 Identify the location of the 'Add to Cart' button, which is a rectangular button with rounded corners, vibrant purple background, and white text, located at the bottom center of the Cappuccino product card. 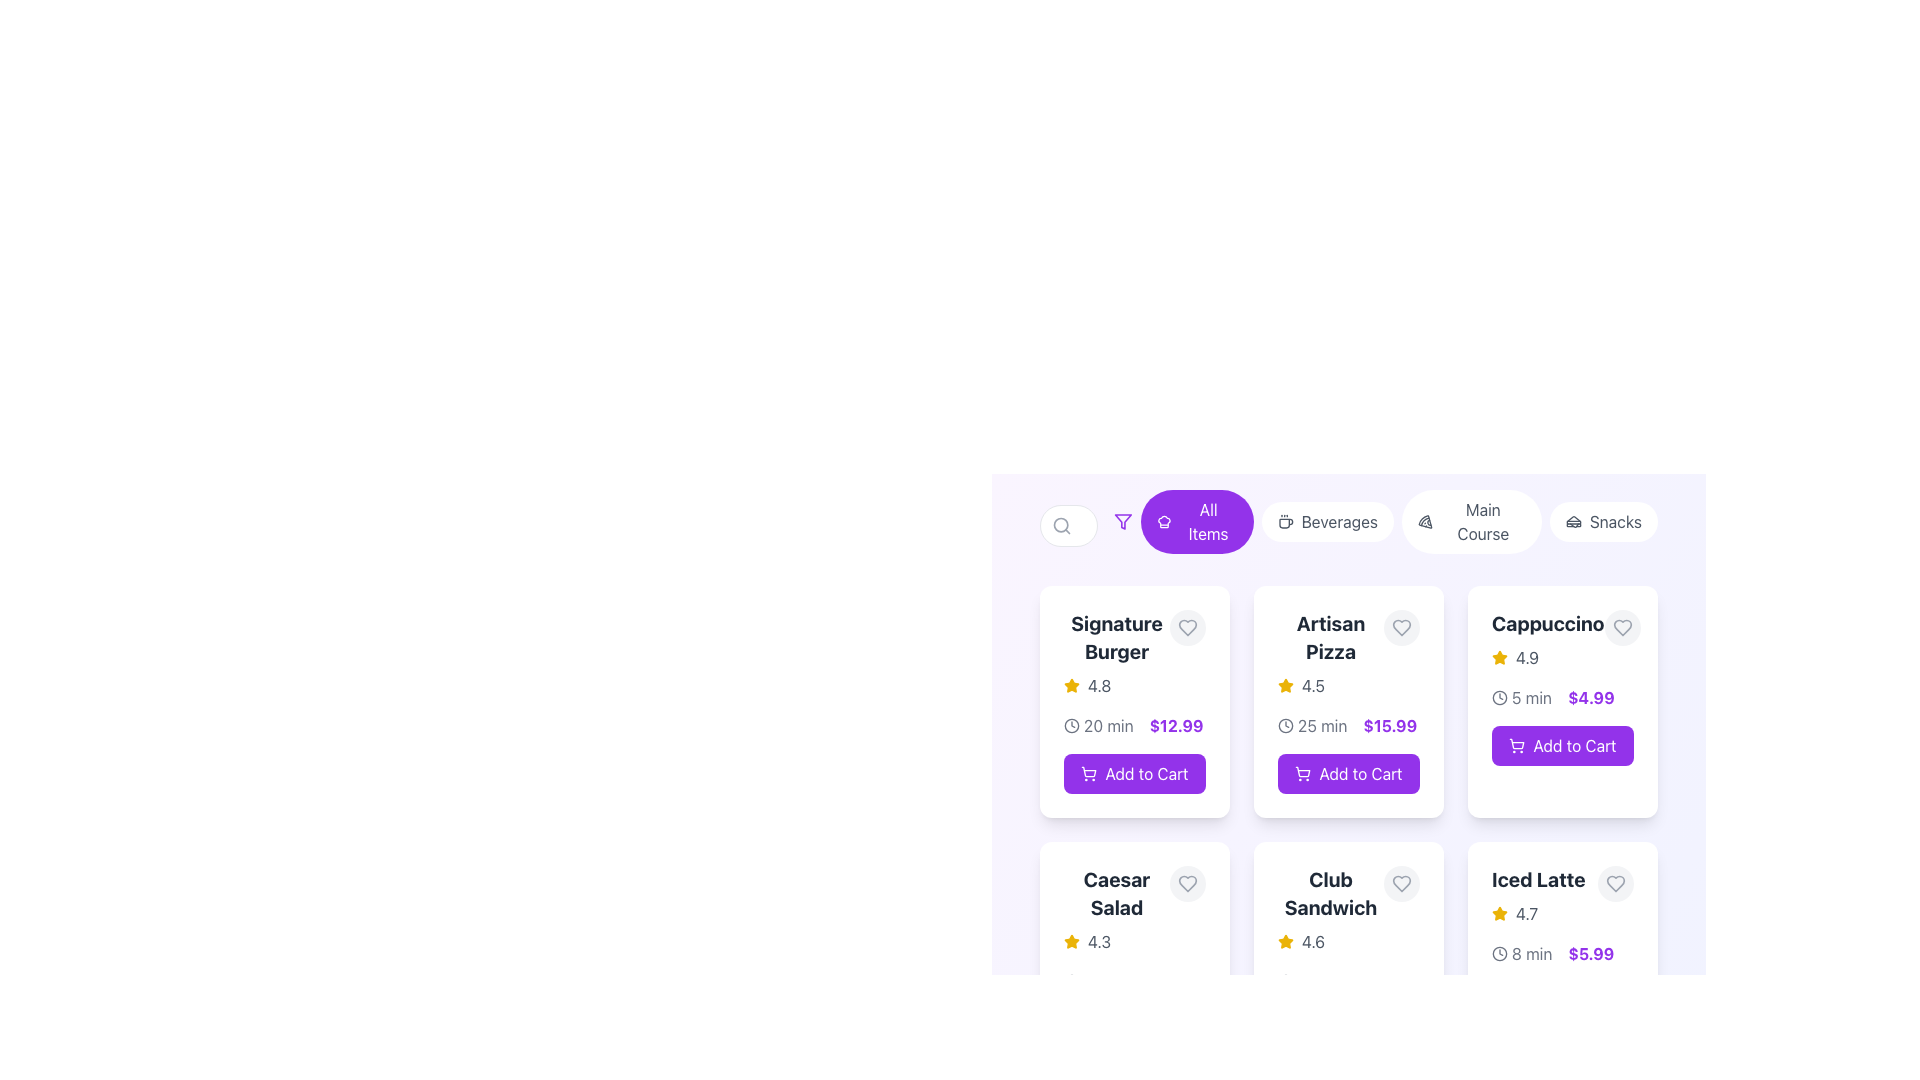
(1562, 745).